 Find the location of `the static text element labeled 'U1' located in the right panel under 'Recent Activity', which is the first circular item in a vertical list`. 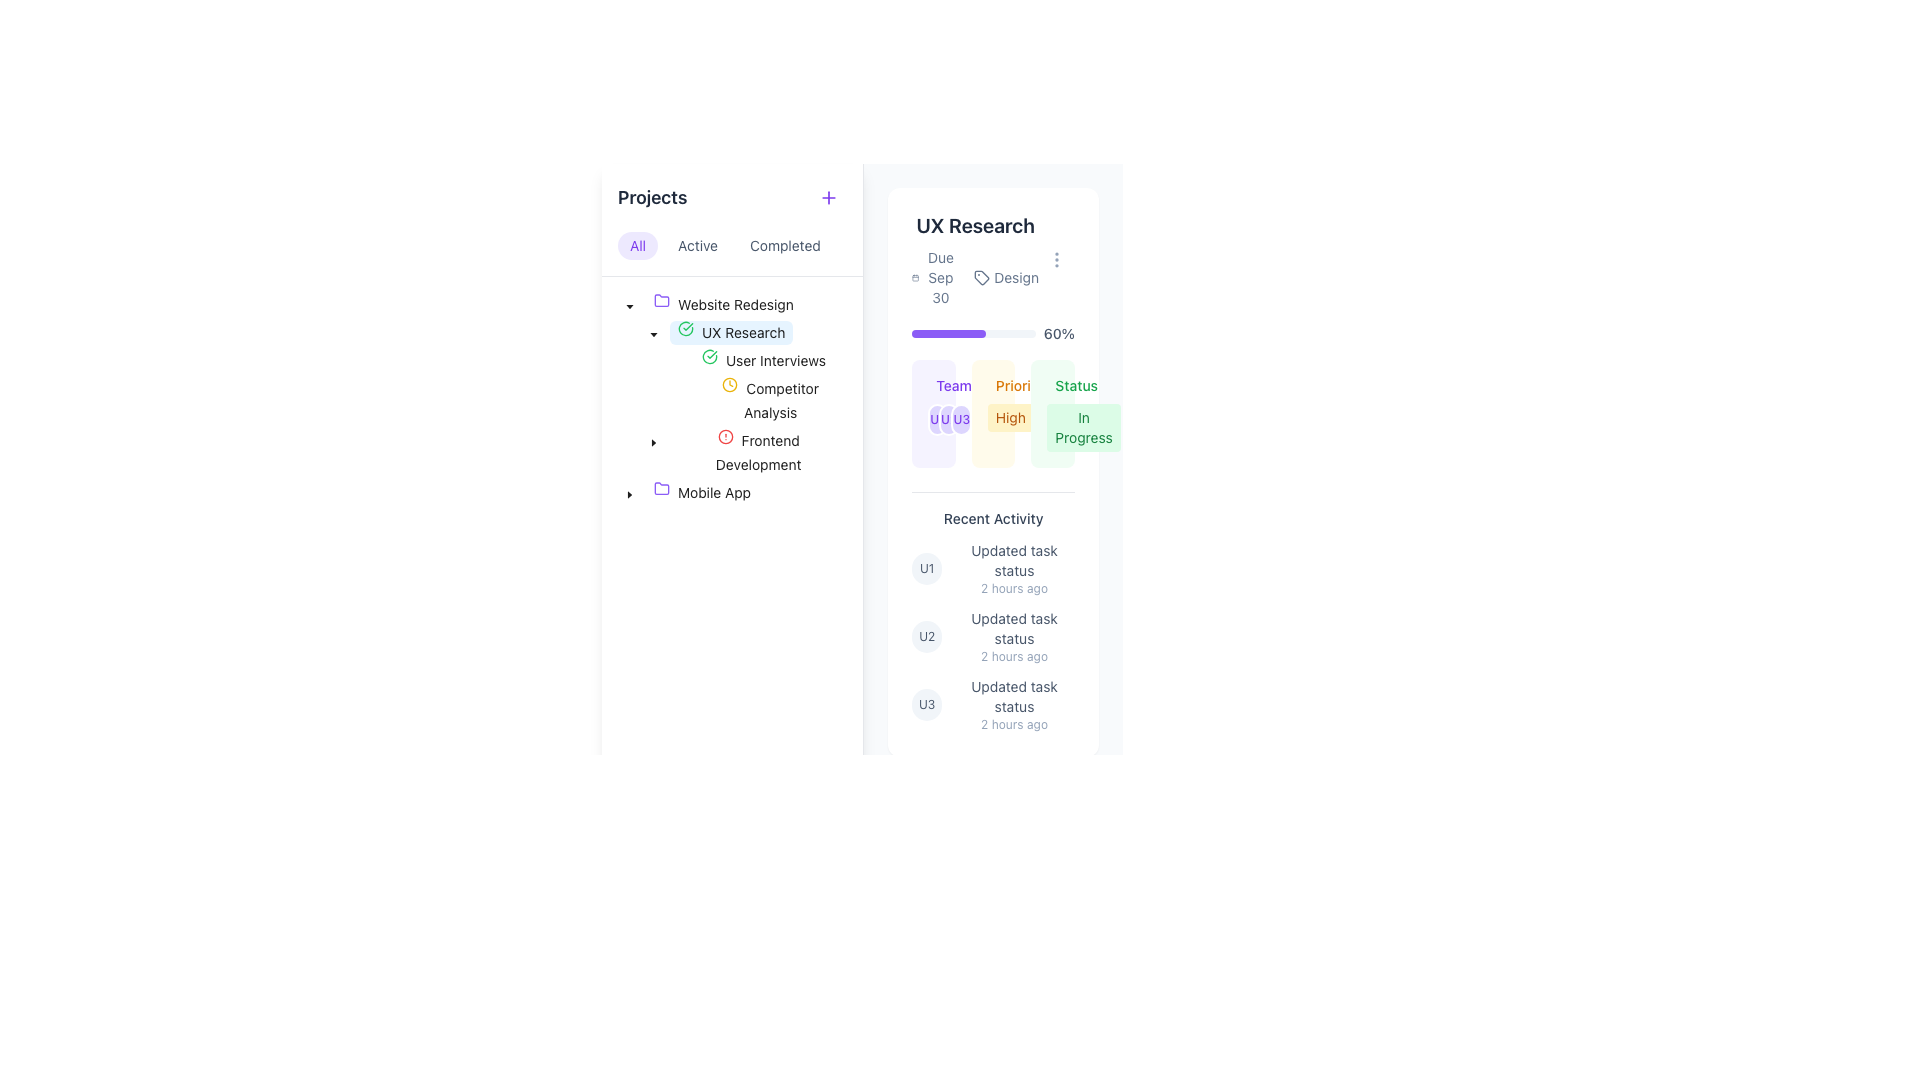

the static text element labeled 'U1' located in the right panel under 'Recent Activity', which is the first circular item in a vertical list is located at coordinates (926, 569).